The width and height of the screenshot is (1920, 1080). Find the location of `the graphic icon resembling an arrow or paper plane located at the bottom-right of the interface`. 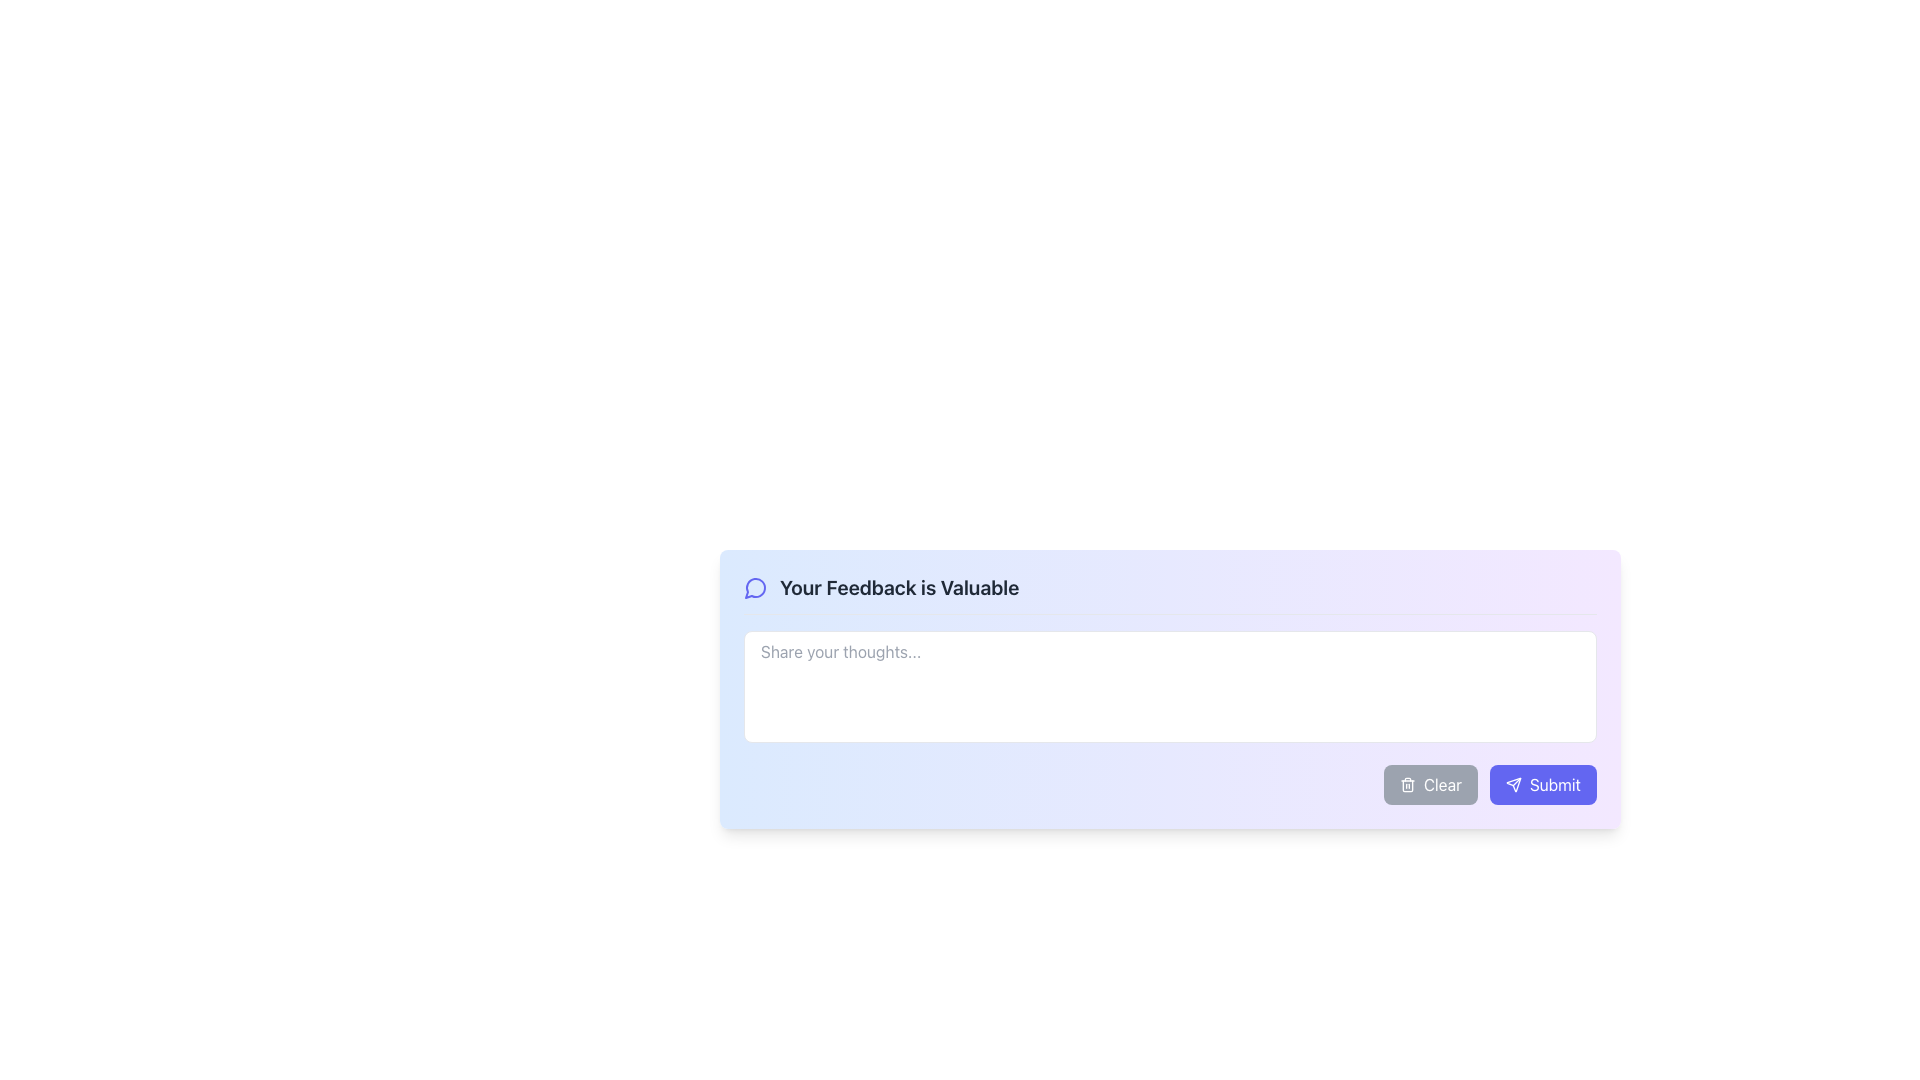

the graphic icon resembling an arrow or paper plane located at the bottom-right of the interface is located at coordinates (1513, 784).